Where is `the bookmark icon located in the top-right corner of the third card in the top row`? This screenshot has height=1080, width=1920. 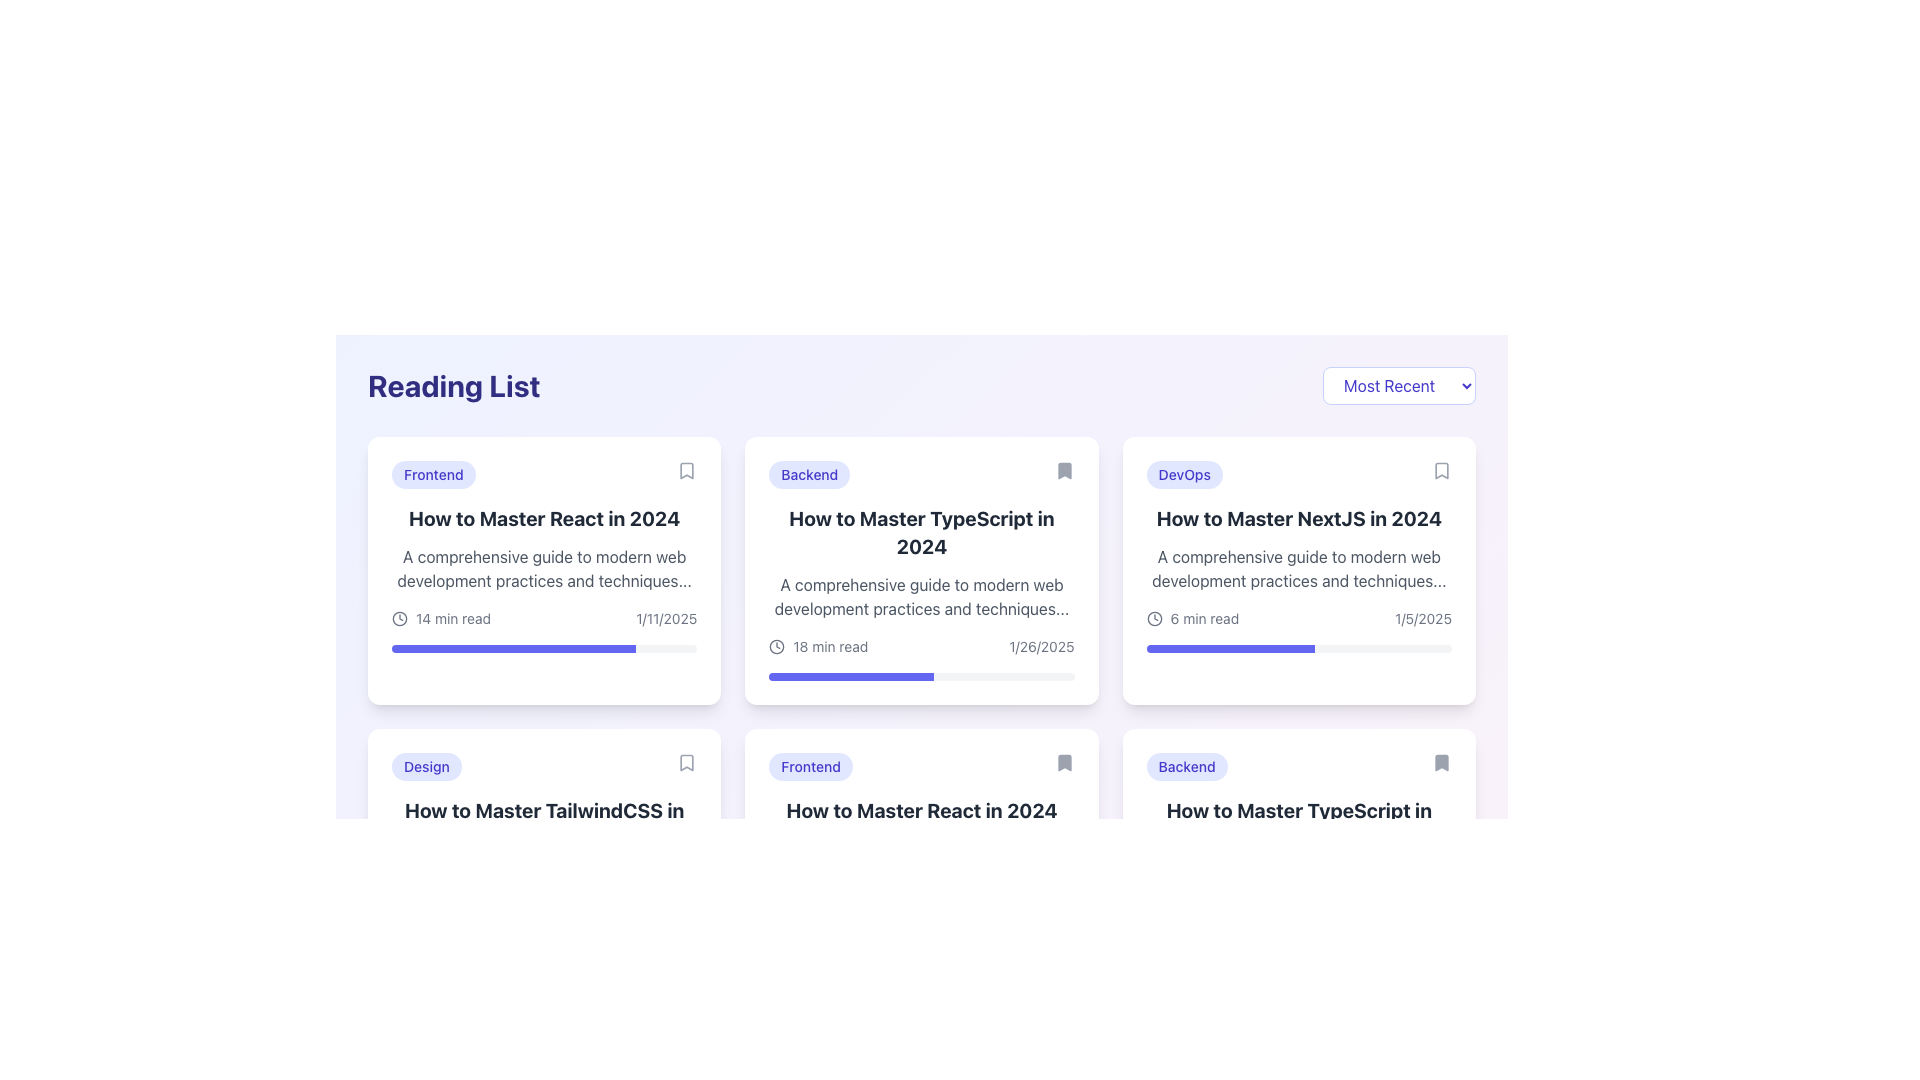 the bookmark icon located in the top-right corner of the third card in the top row is located at coordinates (1441, 470).